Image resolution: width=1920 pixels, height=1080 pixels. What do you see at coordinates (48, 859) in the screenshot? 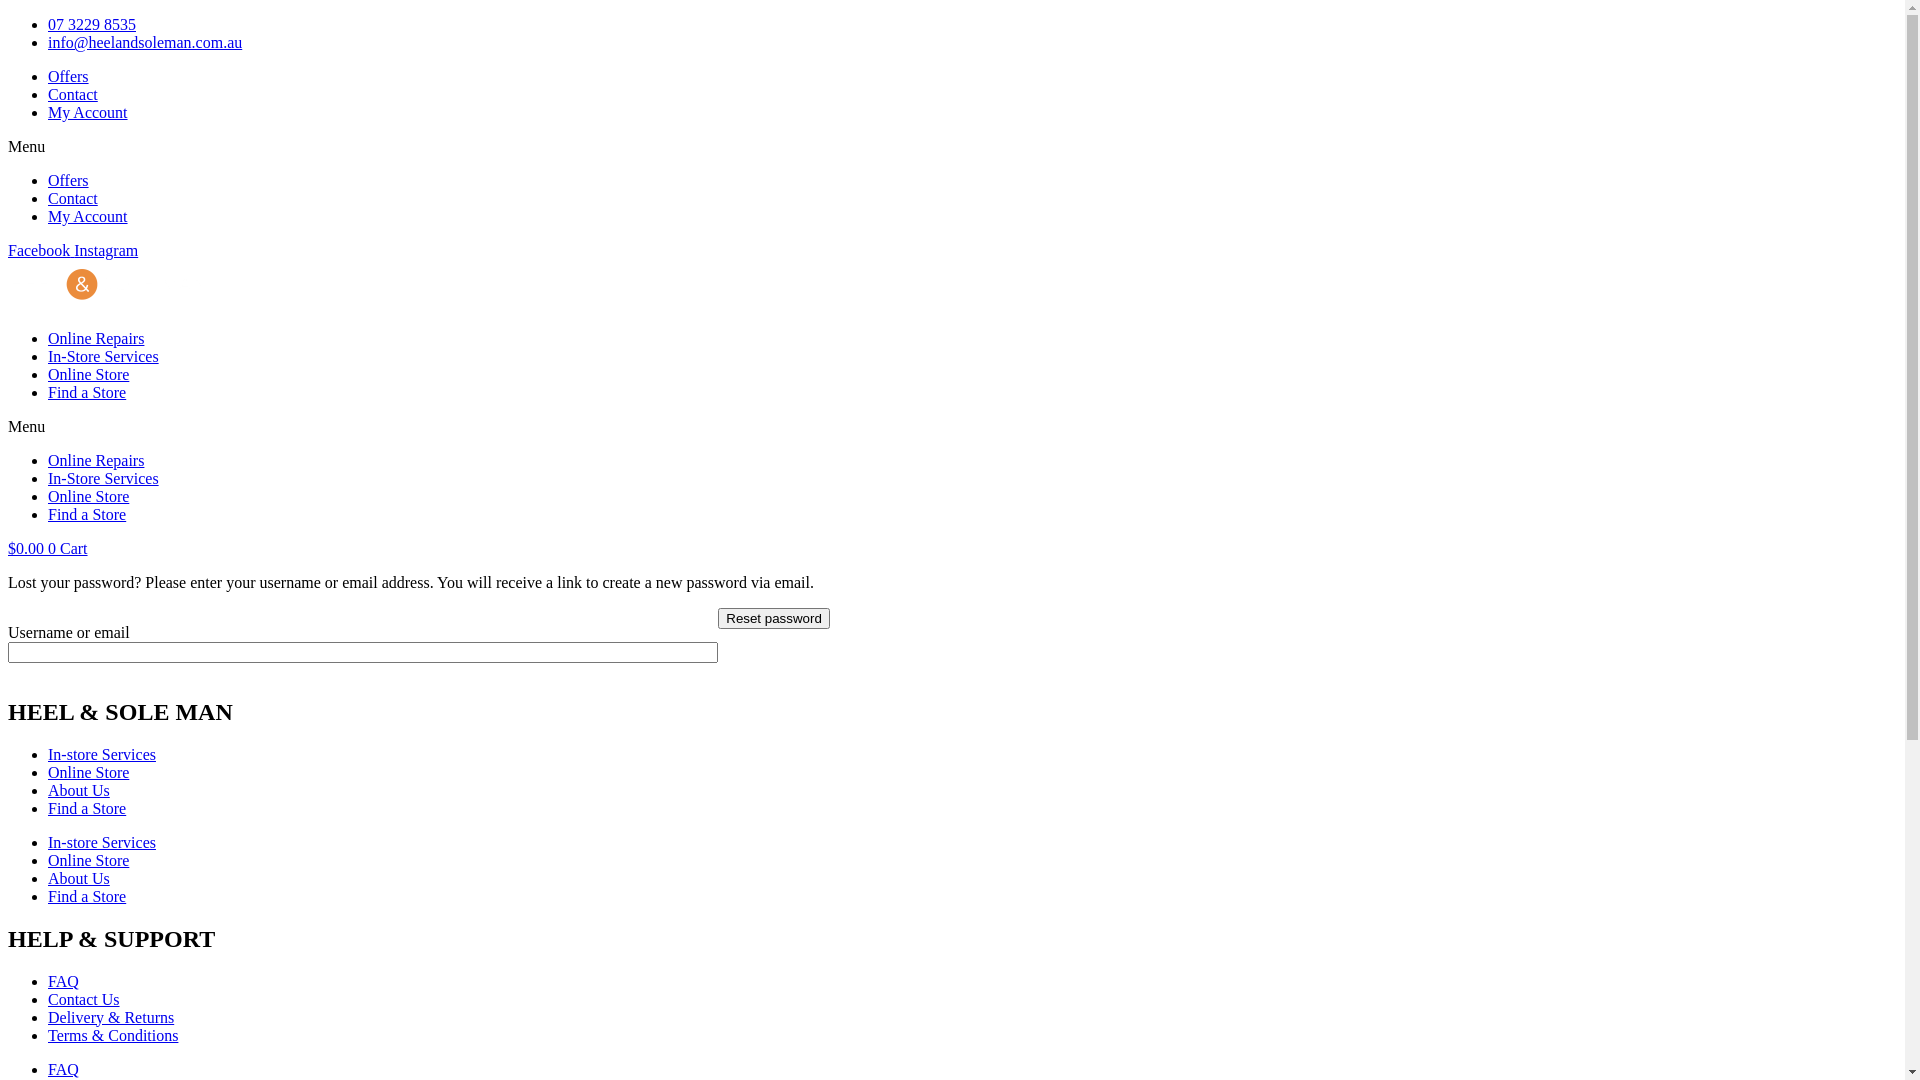
I see `'Online Store'` at bounding box center [48, 859].